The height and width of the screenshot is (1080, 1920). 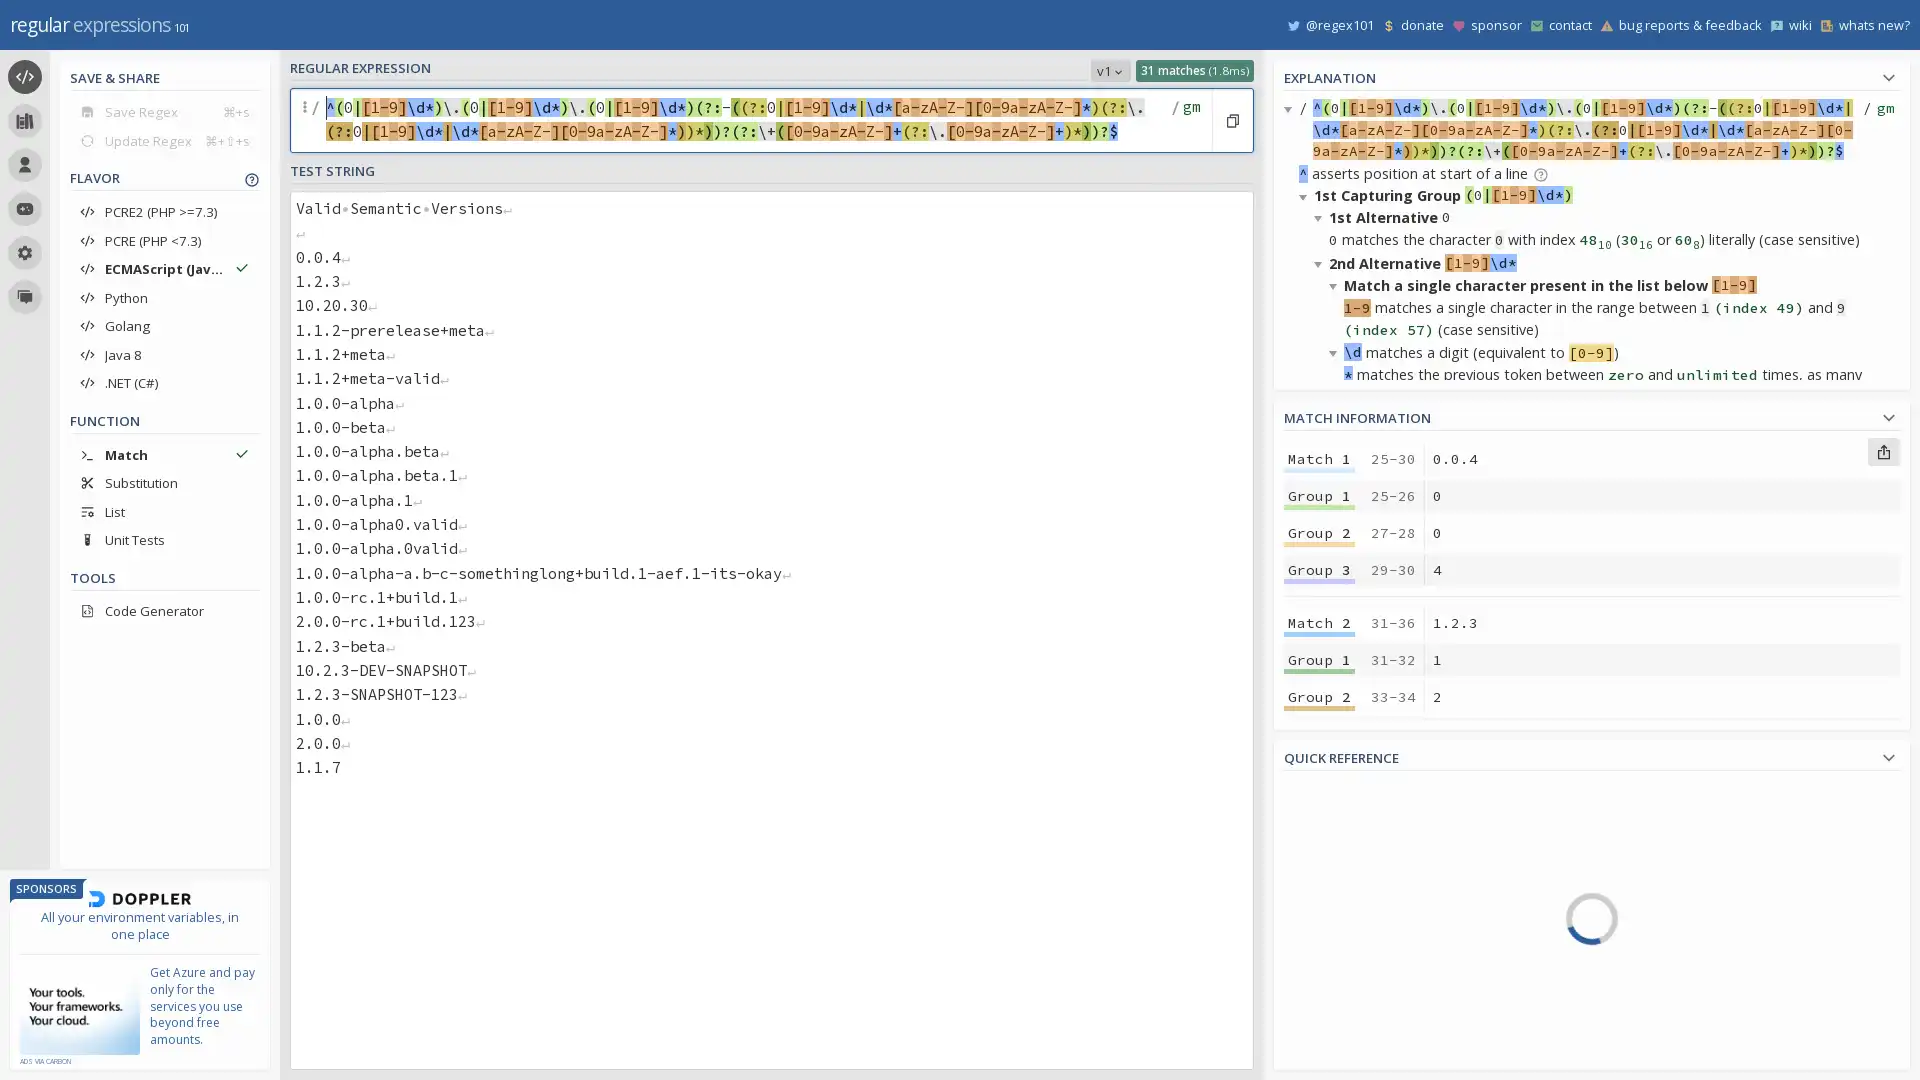 I want to click on Collapse Subtree, so click(x=1291, y=108).